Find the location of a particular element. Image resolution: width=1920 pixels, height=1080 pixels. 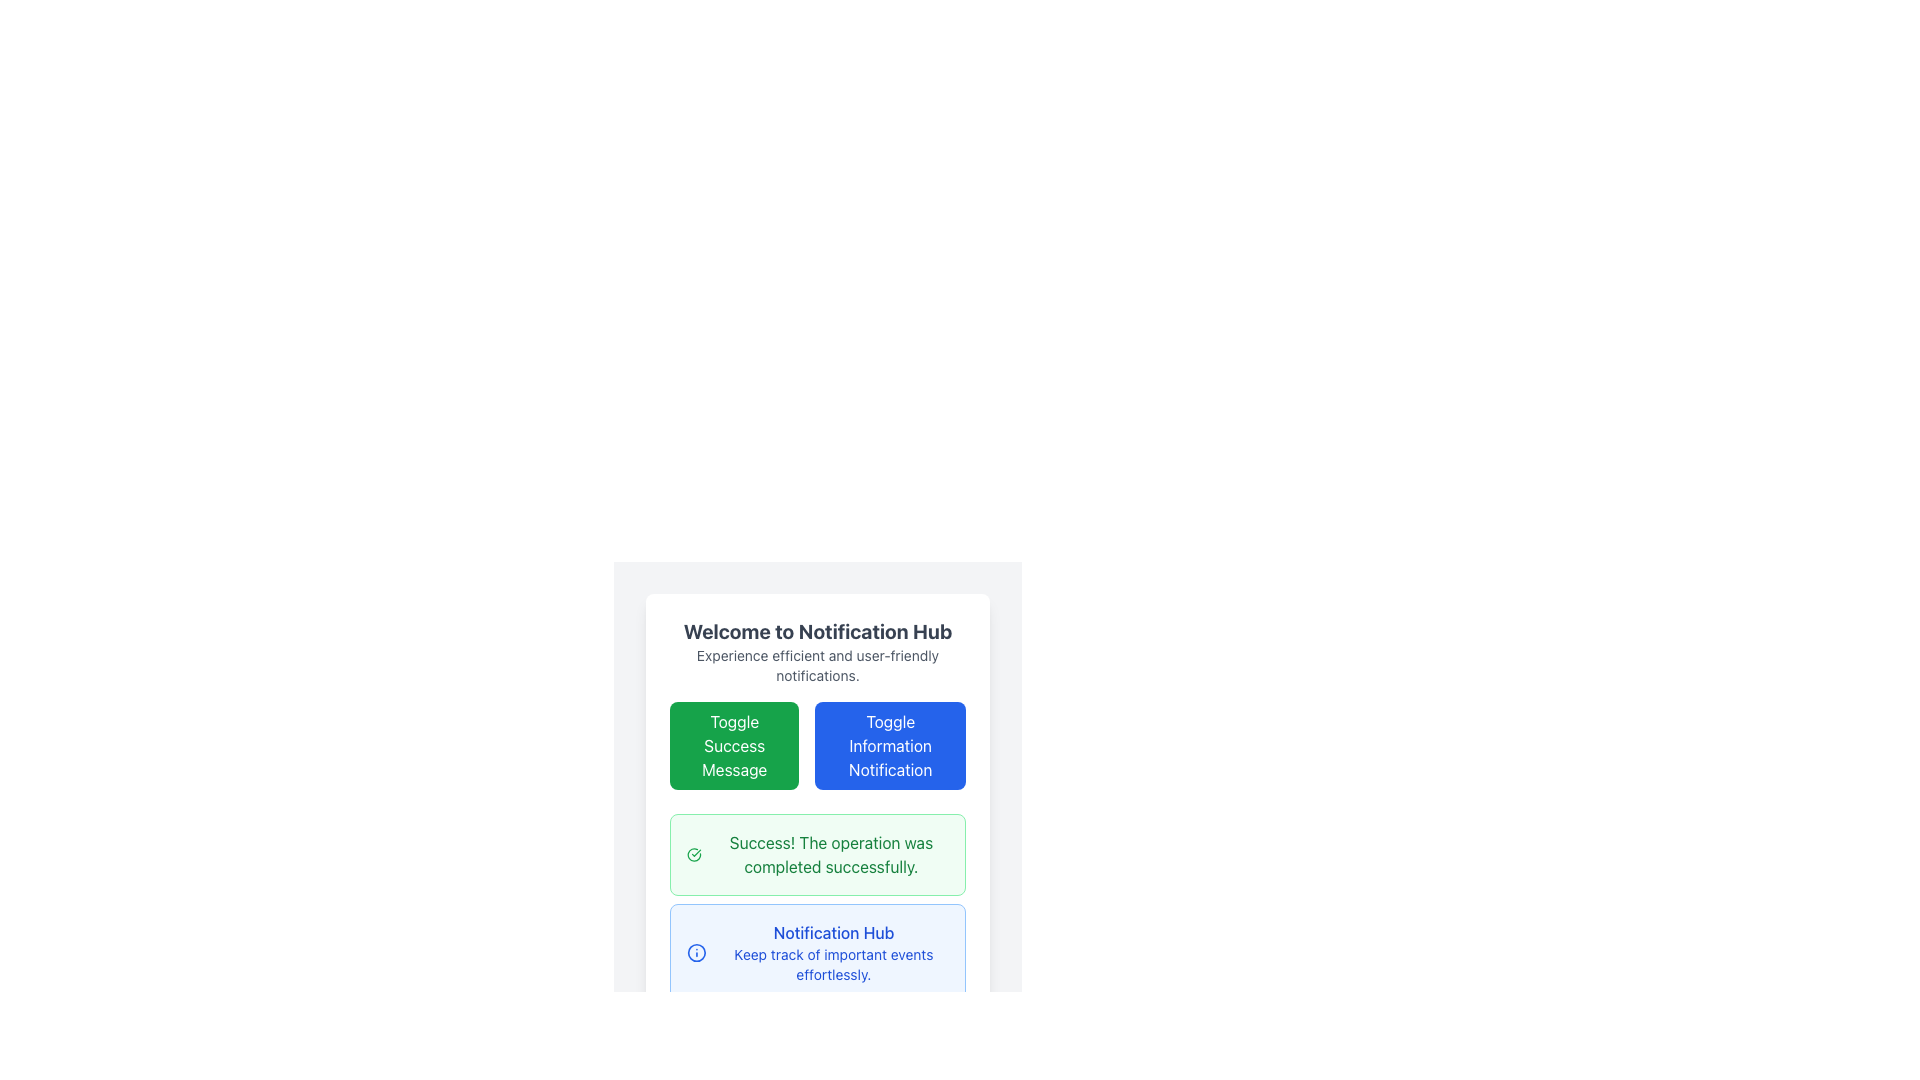

the informational panel titled 'Notification Hub' that provides a description about keeping track of important events, located at the bottom section of the interface card with a blue color scheme is located at coordinates (833, 951).